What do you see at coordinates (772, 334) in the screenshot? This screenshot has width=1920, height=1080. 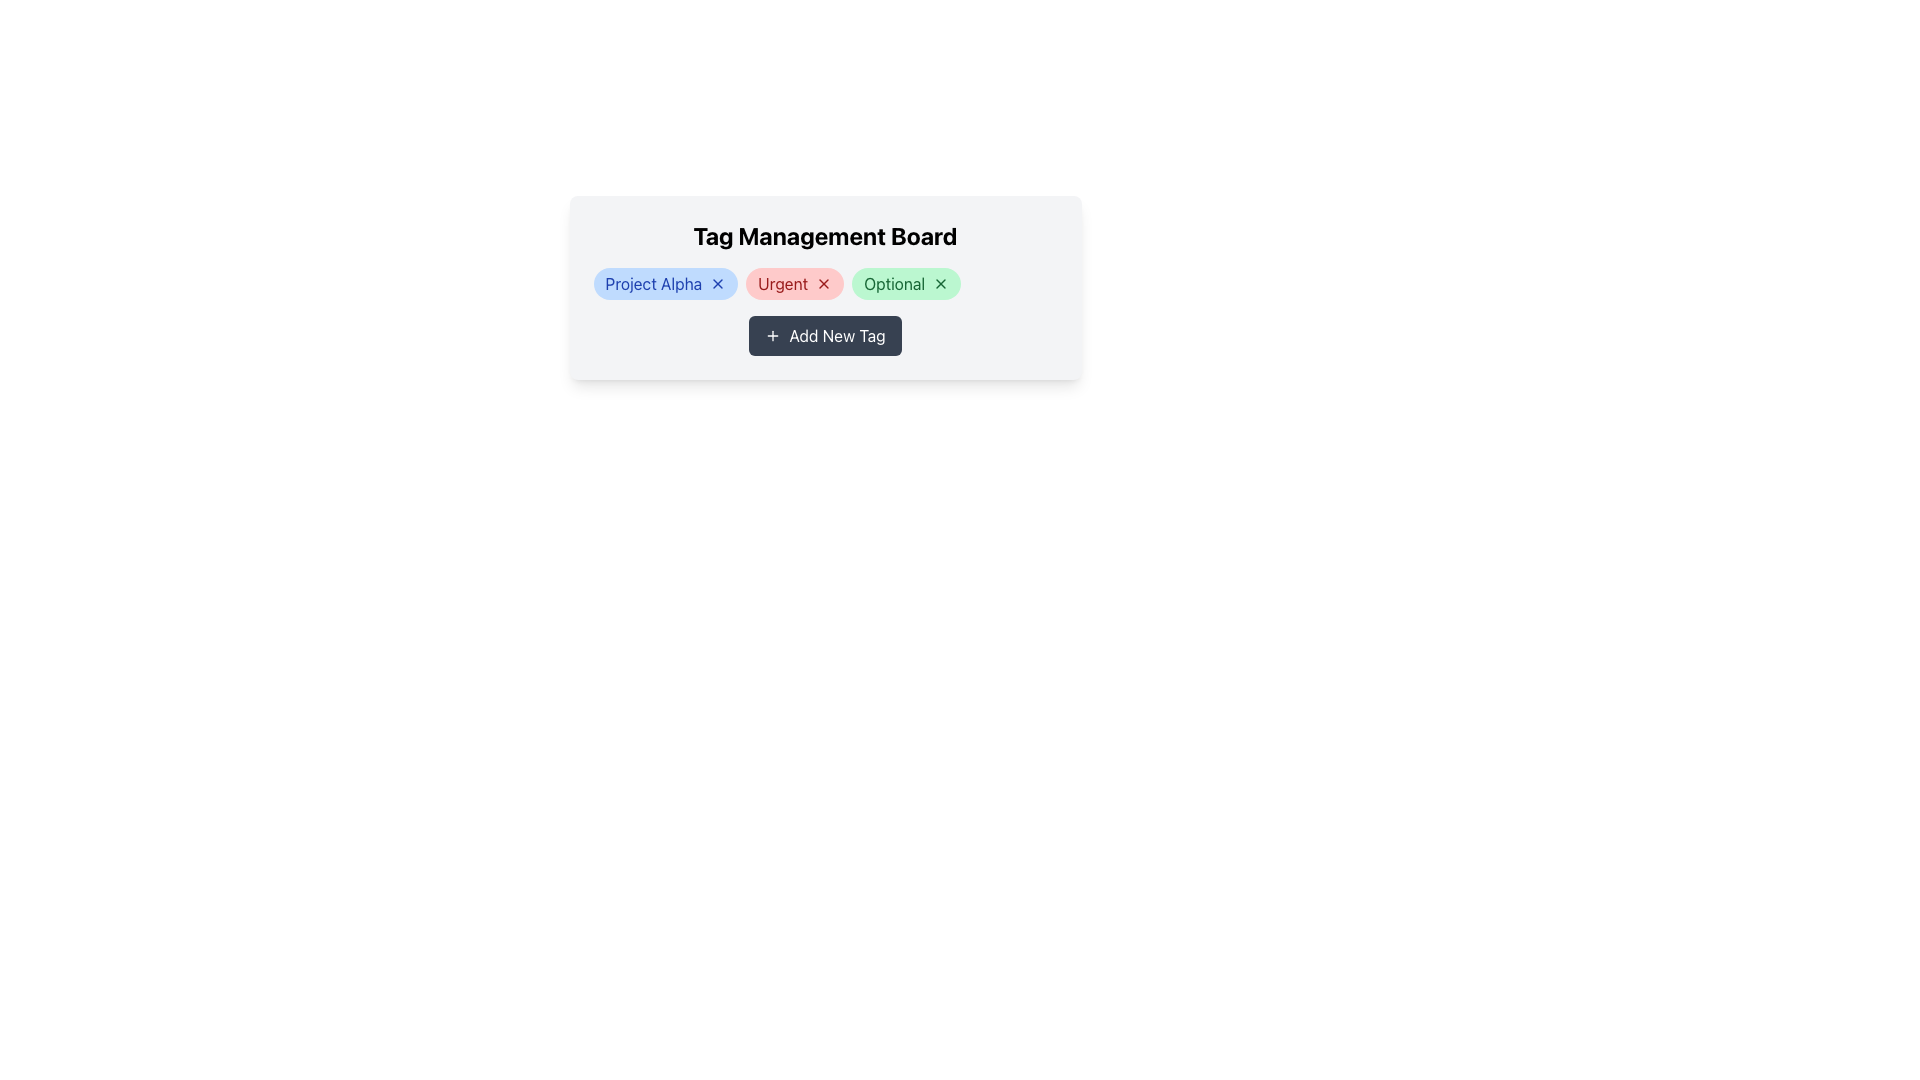 I see `the button labeled 'Add New Tag' which contains a small plus icon on its left side` at bounding box center [772, 334].